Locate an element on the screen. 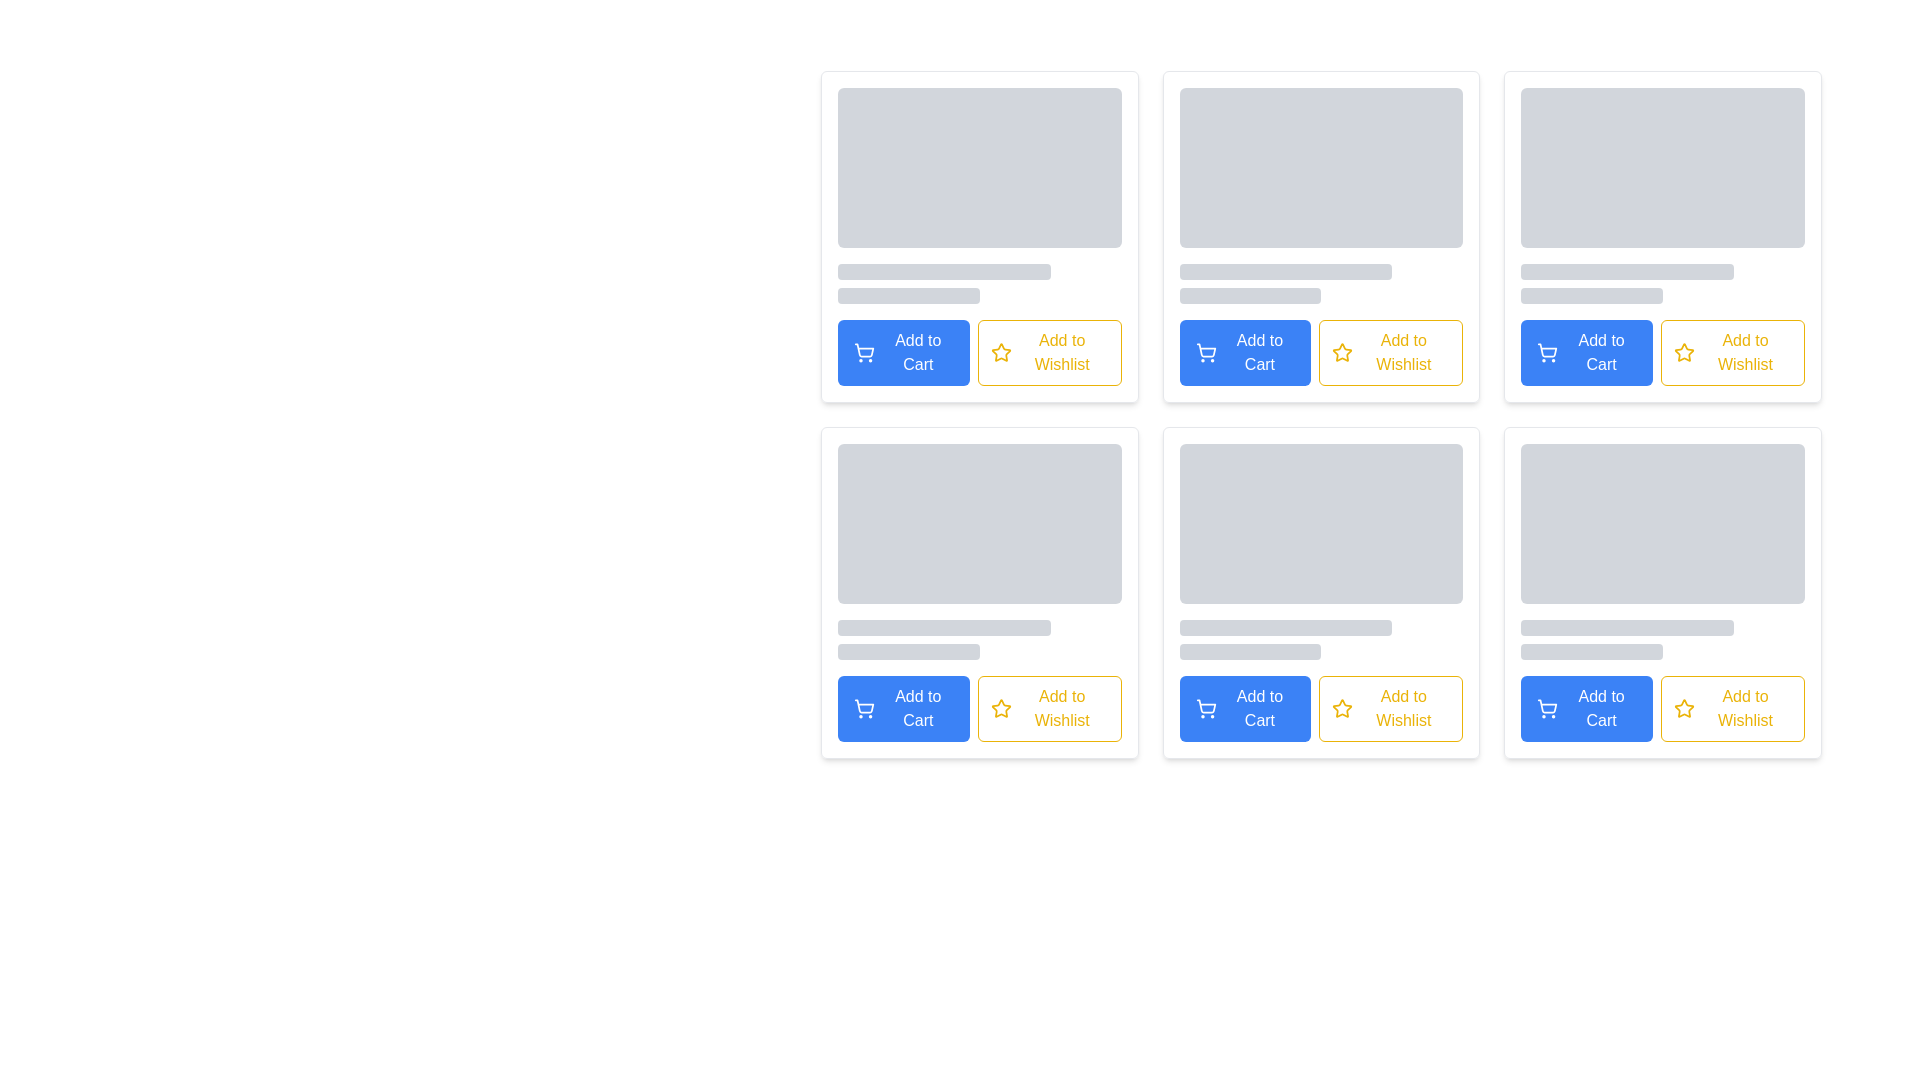  the blue 'Add to Cart' button that contains the shopping cart SVG icon, located in the bottom left corner of the product card is located at coordinates (1546, 349).